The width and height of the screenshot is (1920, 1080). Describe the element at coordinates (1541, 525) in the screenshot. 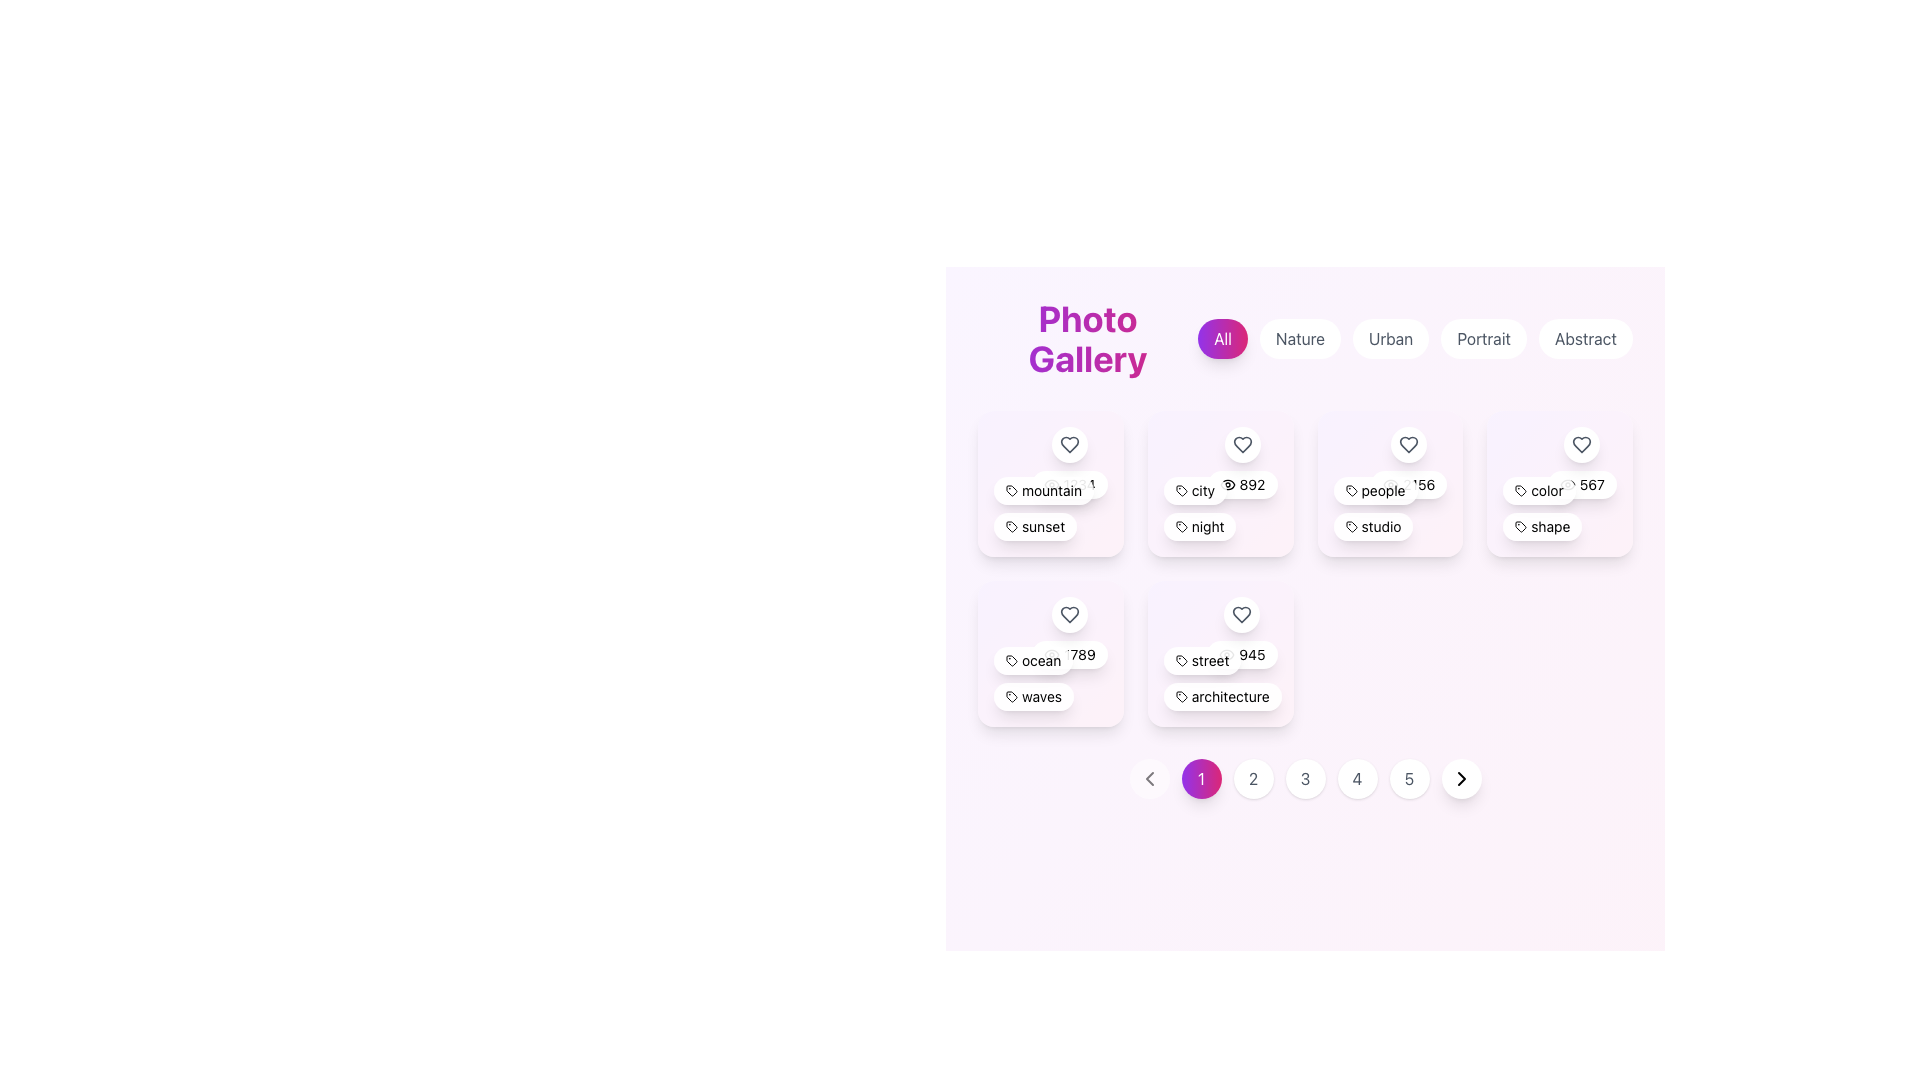

I see `information from the lower badge labeled 'shape', which is a compact, horizontal pill-shaped badge with a white background and a tag icon` at that location.